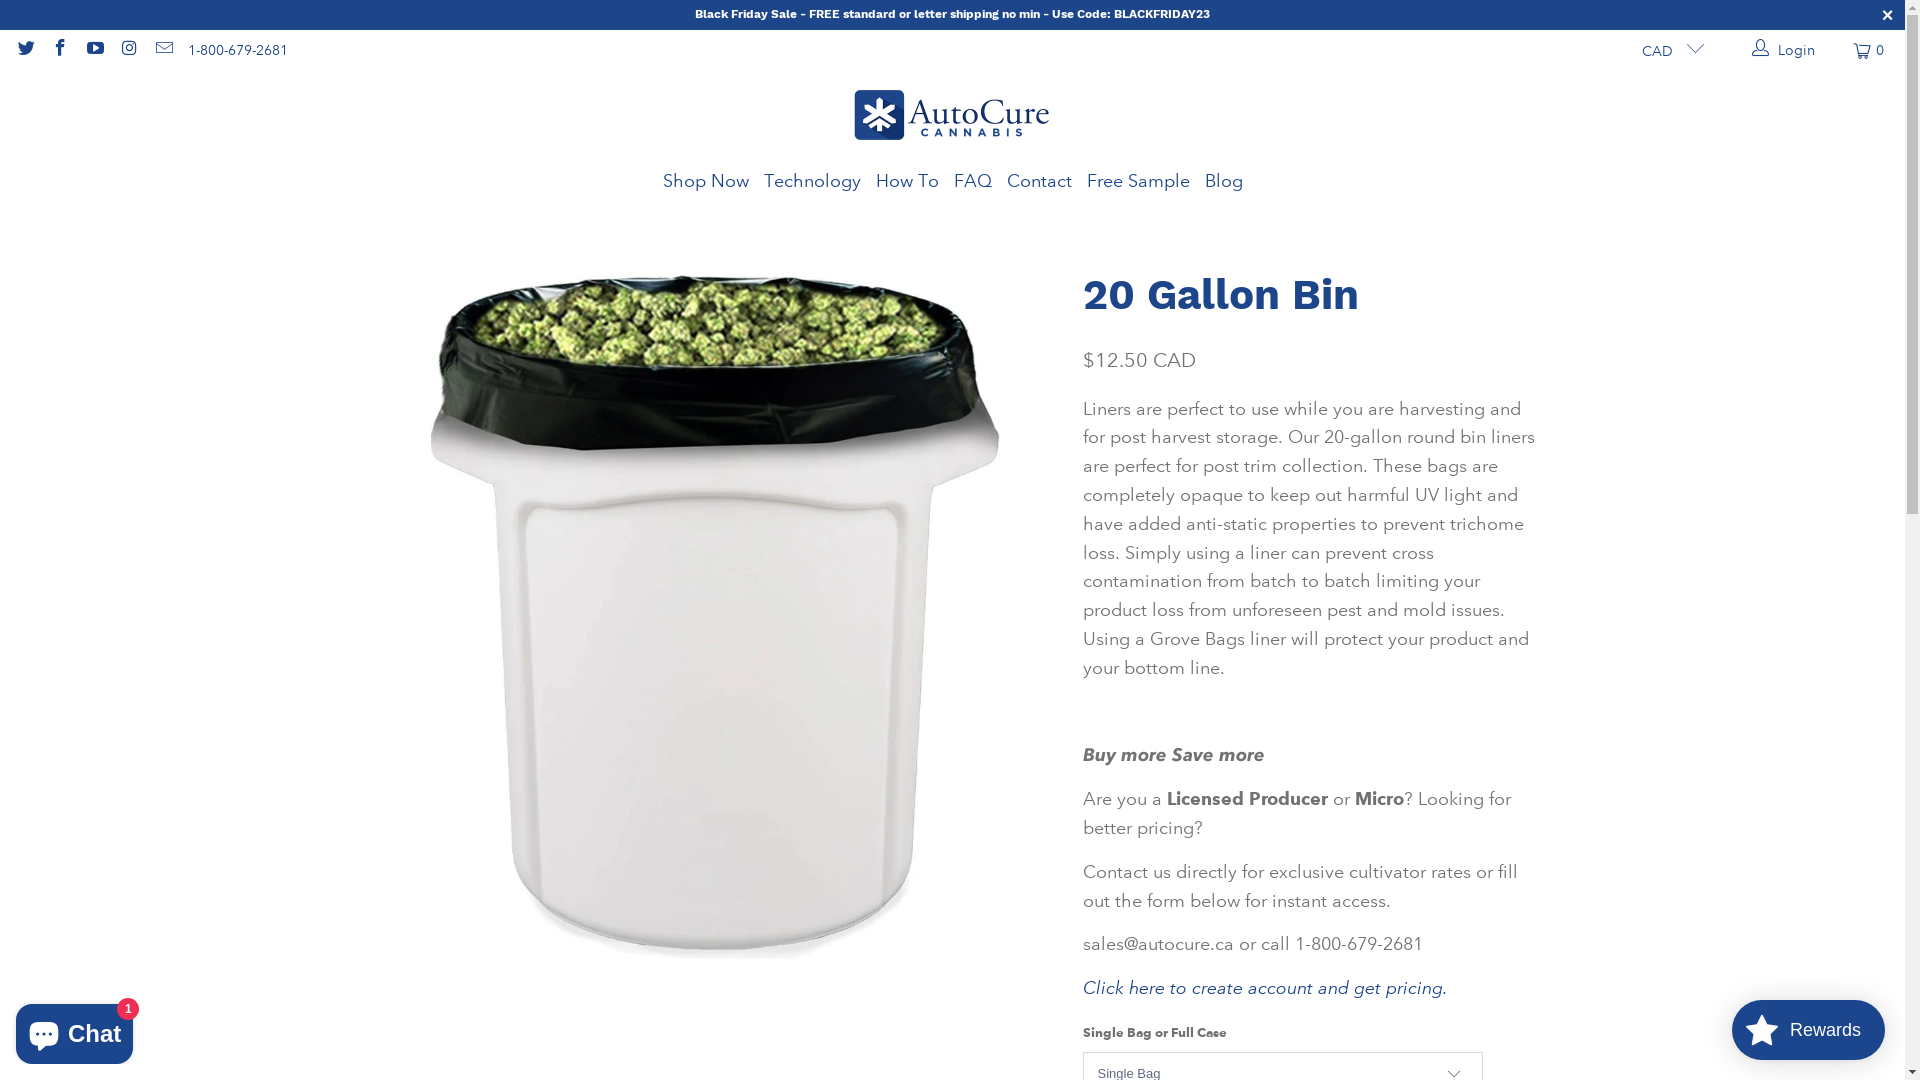 The image size is (1920, 1080). I want to click on 'CAD', so click(1665, 49).